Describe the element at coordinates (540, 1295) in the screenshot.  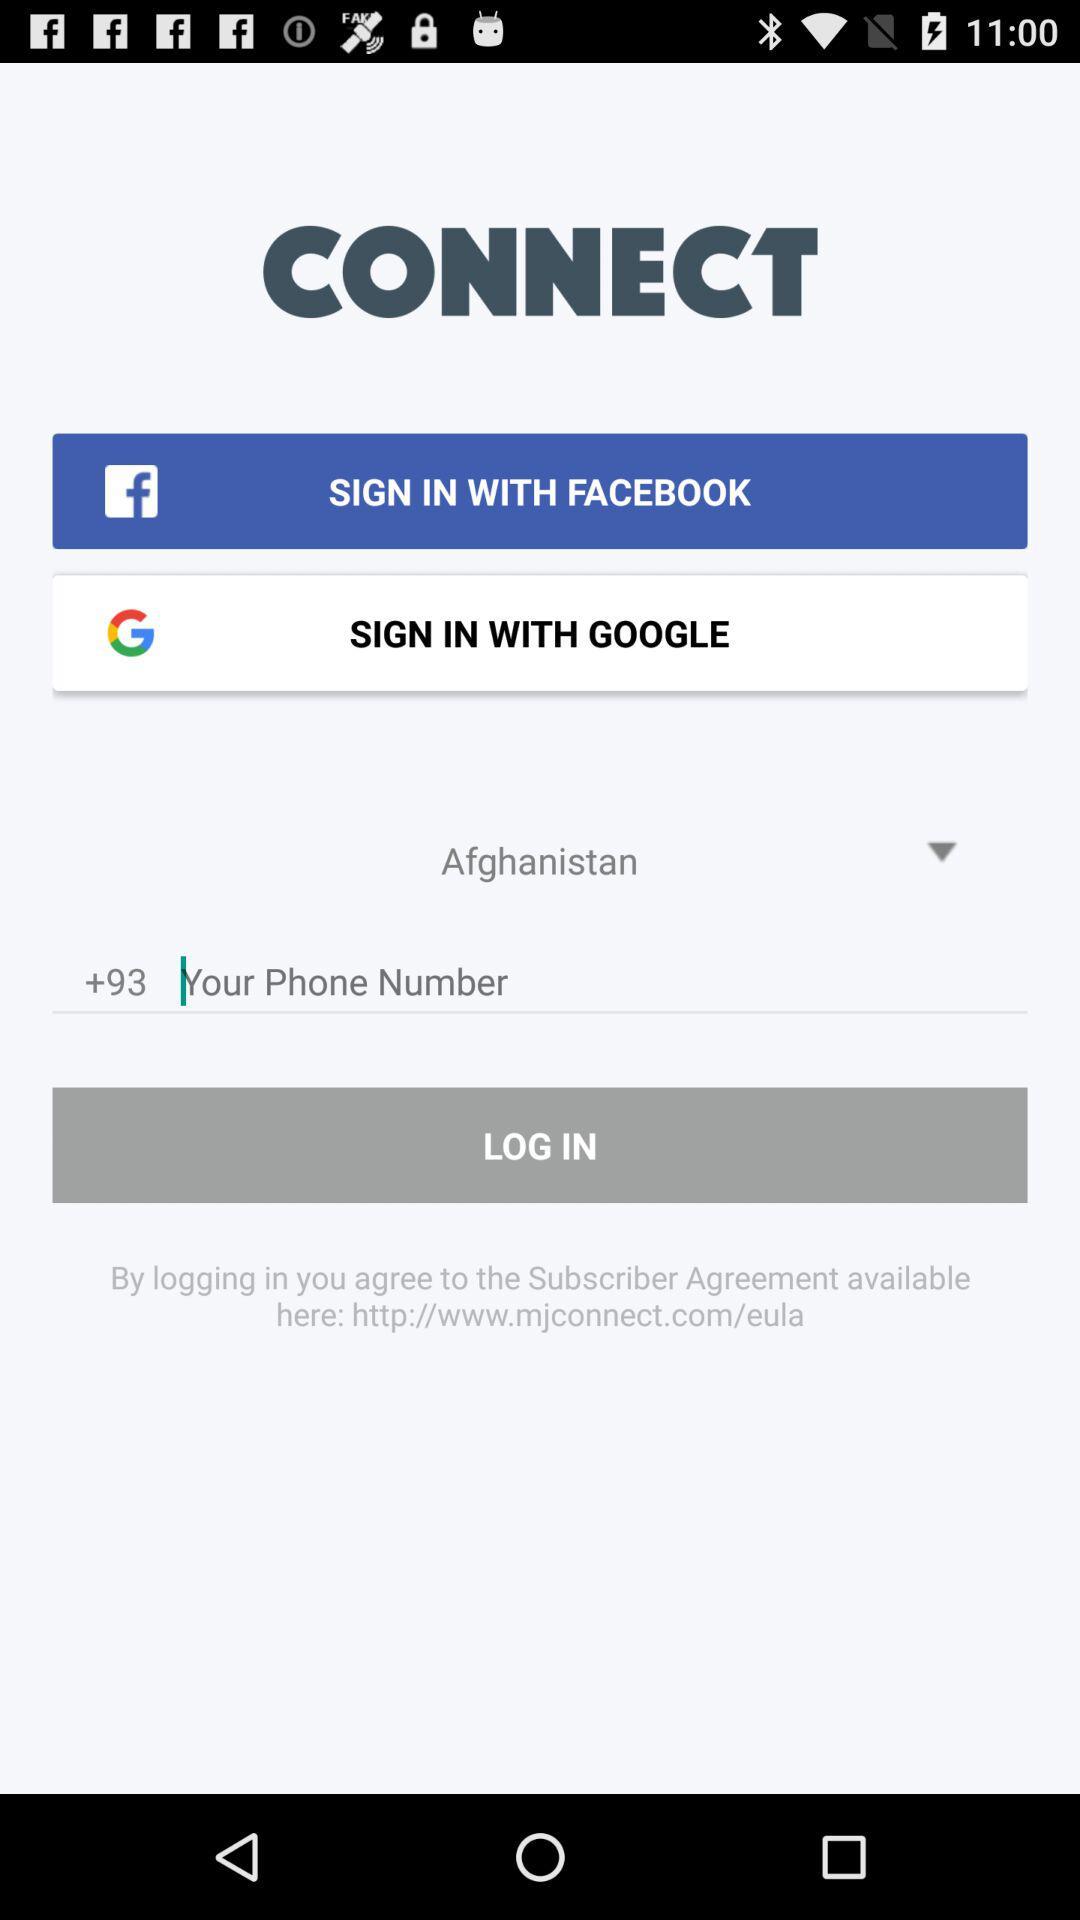
I see `item below log in` at that location.